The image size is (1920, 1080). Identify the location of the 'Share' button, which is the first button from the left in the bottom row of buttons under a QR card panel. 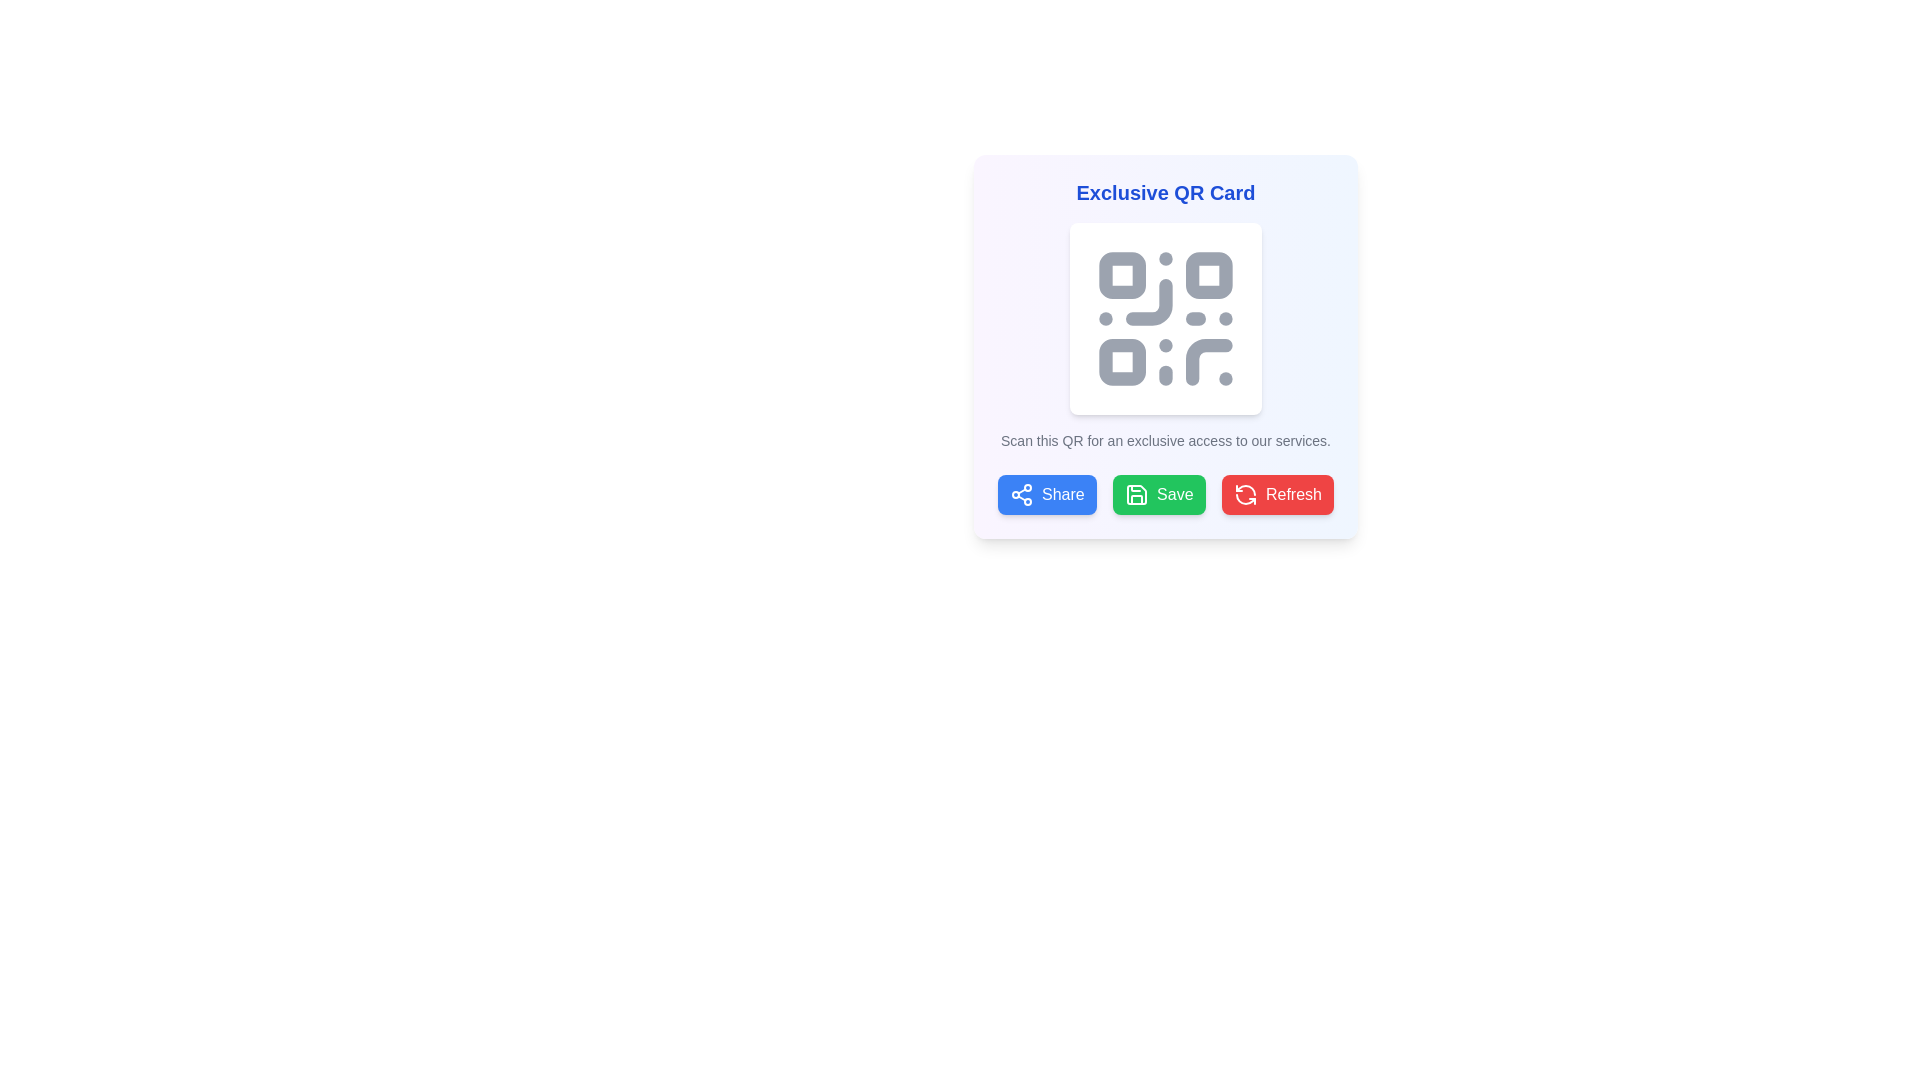
(1062, 494).